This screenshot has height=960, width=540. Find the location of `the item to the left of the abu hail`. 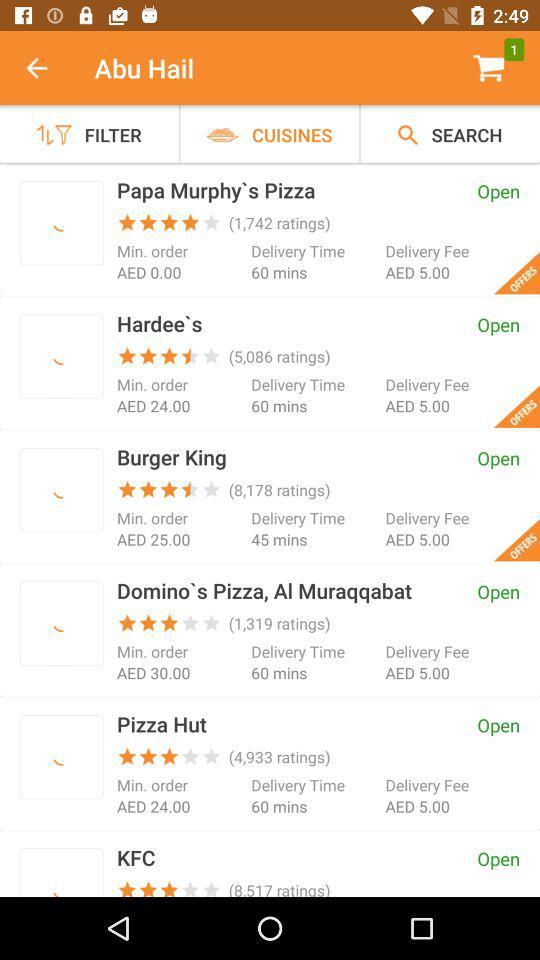

the item to the left of the abu hail is located at coordinates (47, 68).